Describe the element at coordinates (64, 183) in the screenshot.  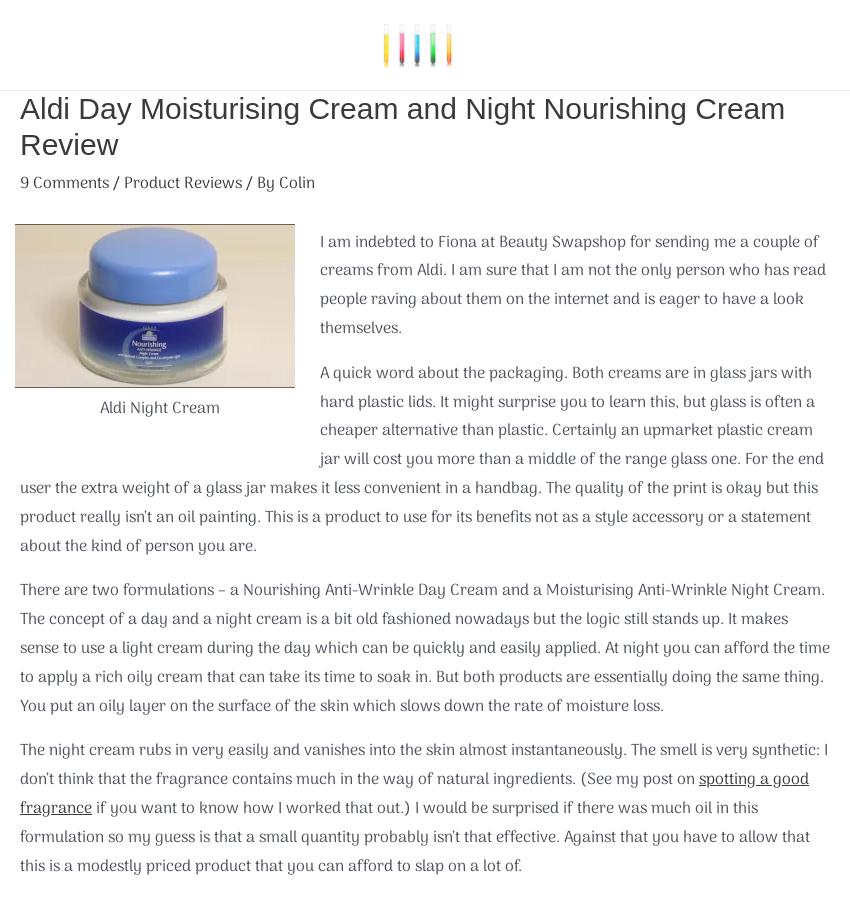
I see `'9 Comments'` at that location.